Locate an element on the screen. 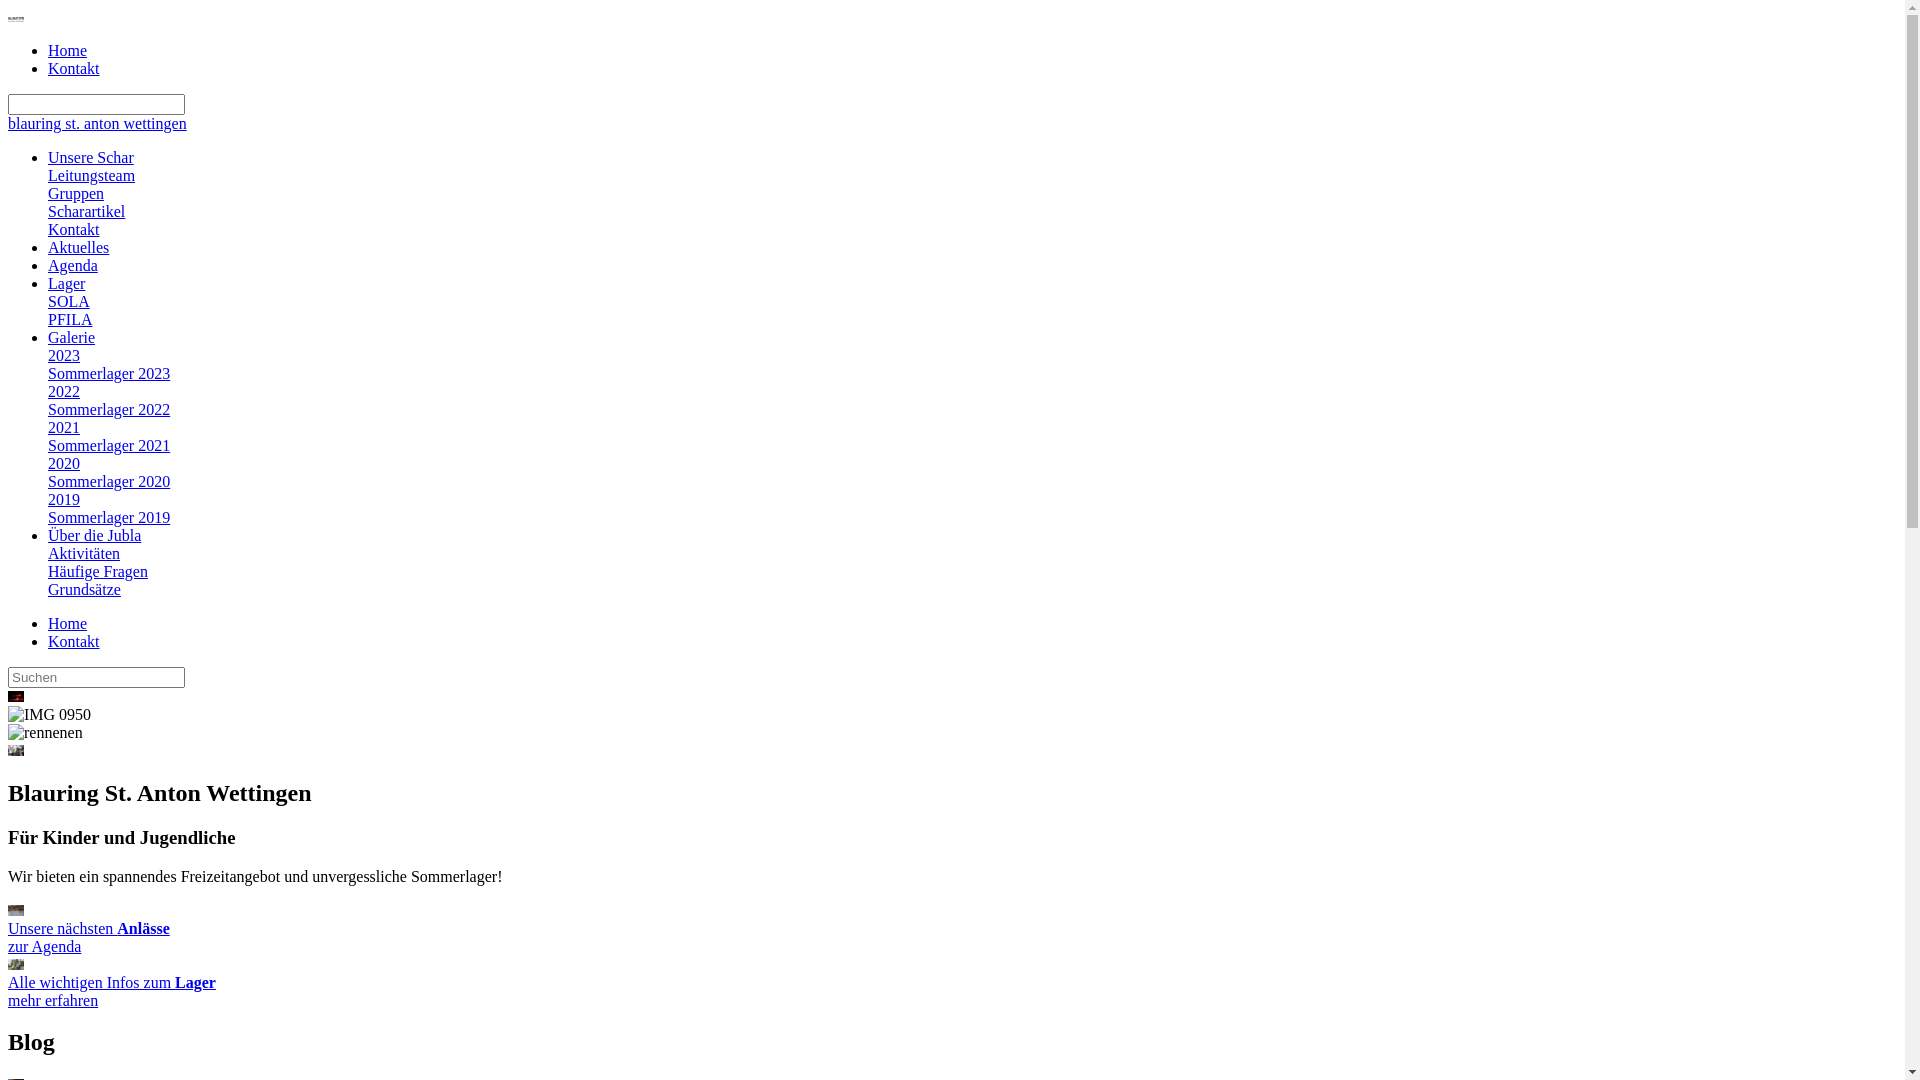 The width and height of the screenshot is (1920, 1080). 'Leitungsteam' is located at coordinates (90, 174).